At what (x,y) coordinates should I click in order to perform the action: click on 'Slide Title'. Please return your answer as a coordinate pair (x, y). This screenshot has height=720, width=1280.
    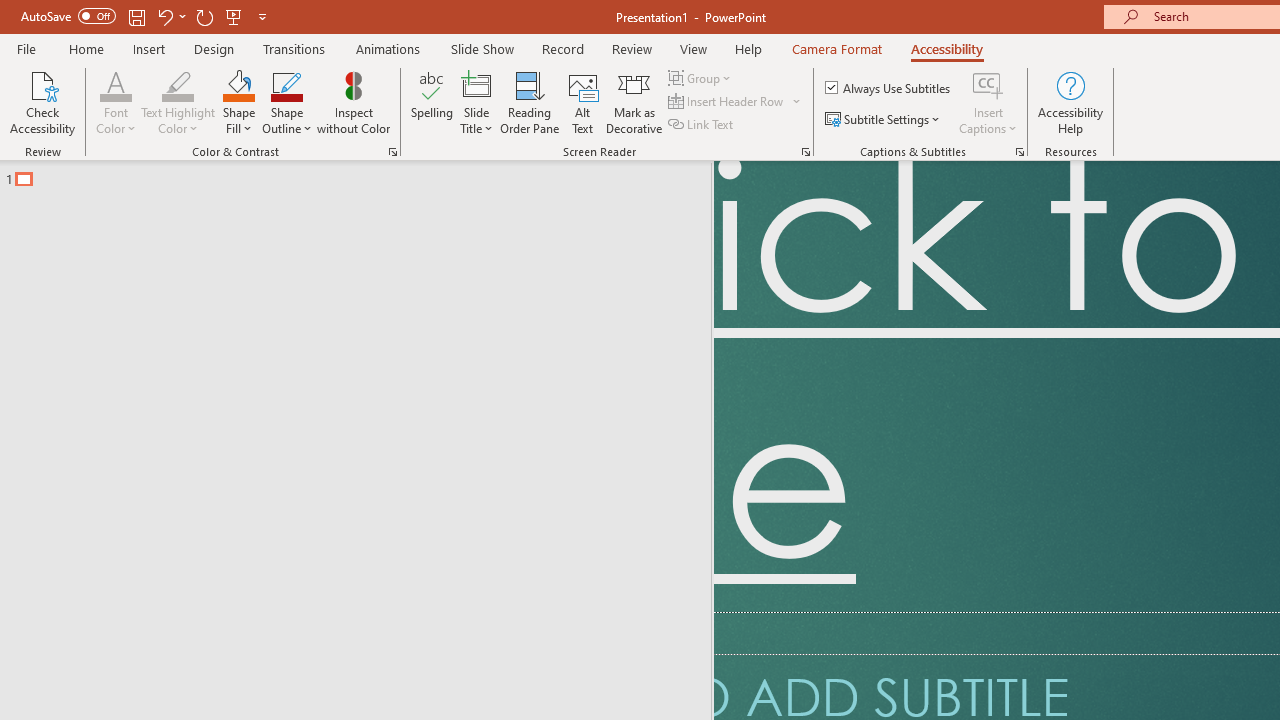
    Looking at the image, I should click on (475, 84).